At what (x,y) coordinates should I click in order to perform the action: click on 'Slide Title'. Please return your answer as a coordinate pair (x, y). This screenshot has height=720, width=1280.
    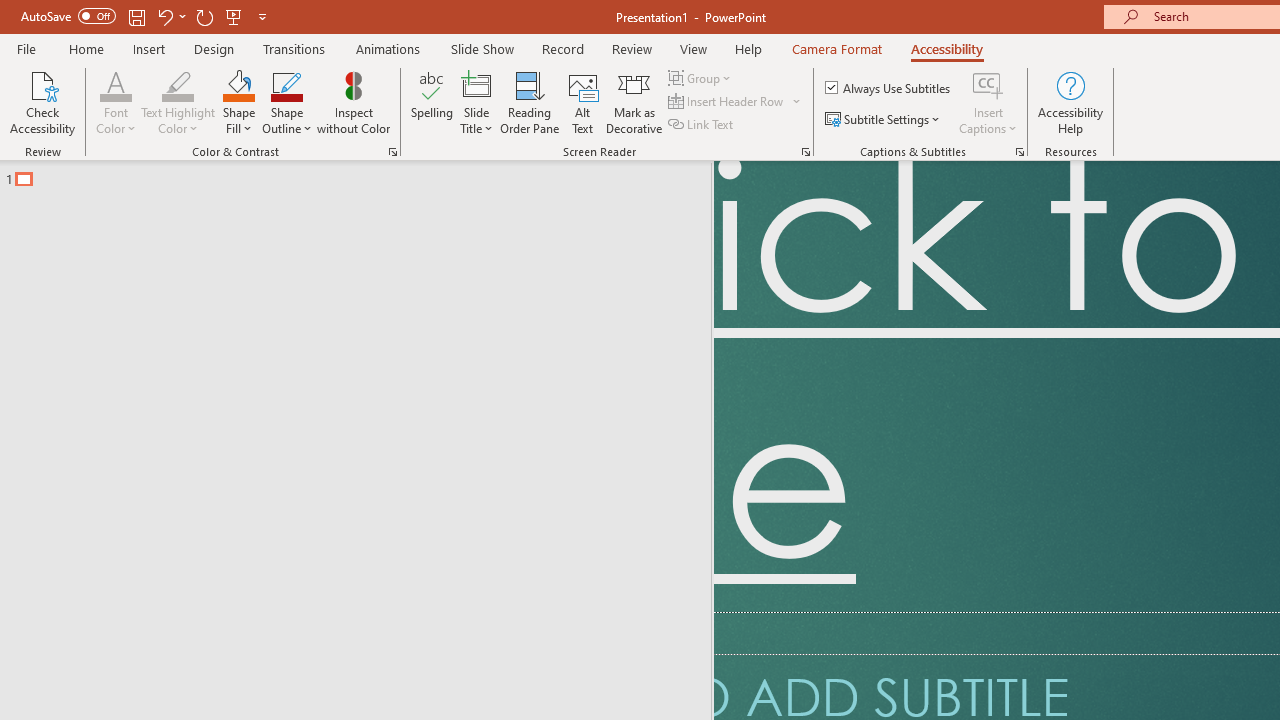
    Looking at the image, I should click on (475, 84).